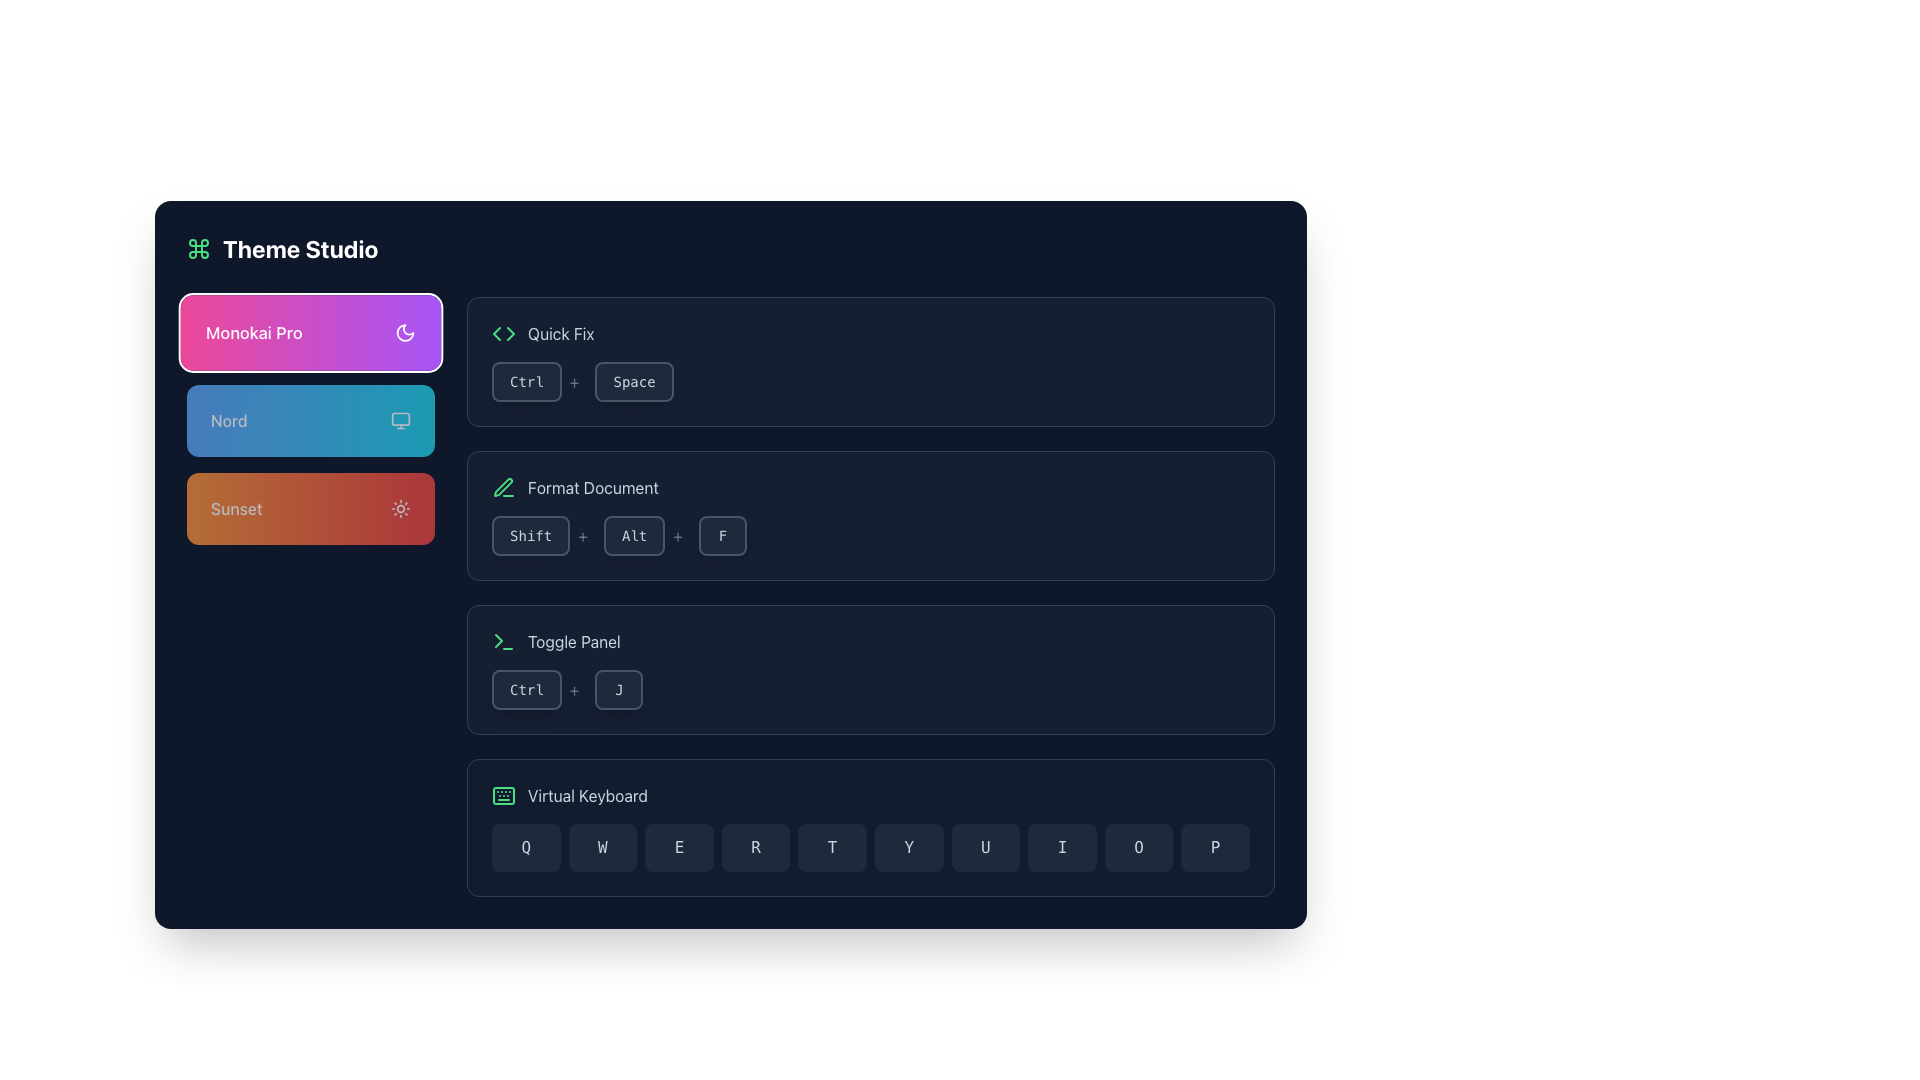 The image size is (1920, 1080). I want to click on text label displaying 'Toggle Panel' in light gray color, located in the bottom half of the dark-themed interface at the specified coordinates, so click(573, 641).